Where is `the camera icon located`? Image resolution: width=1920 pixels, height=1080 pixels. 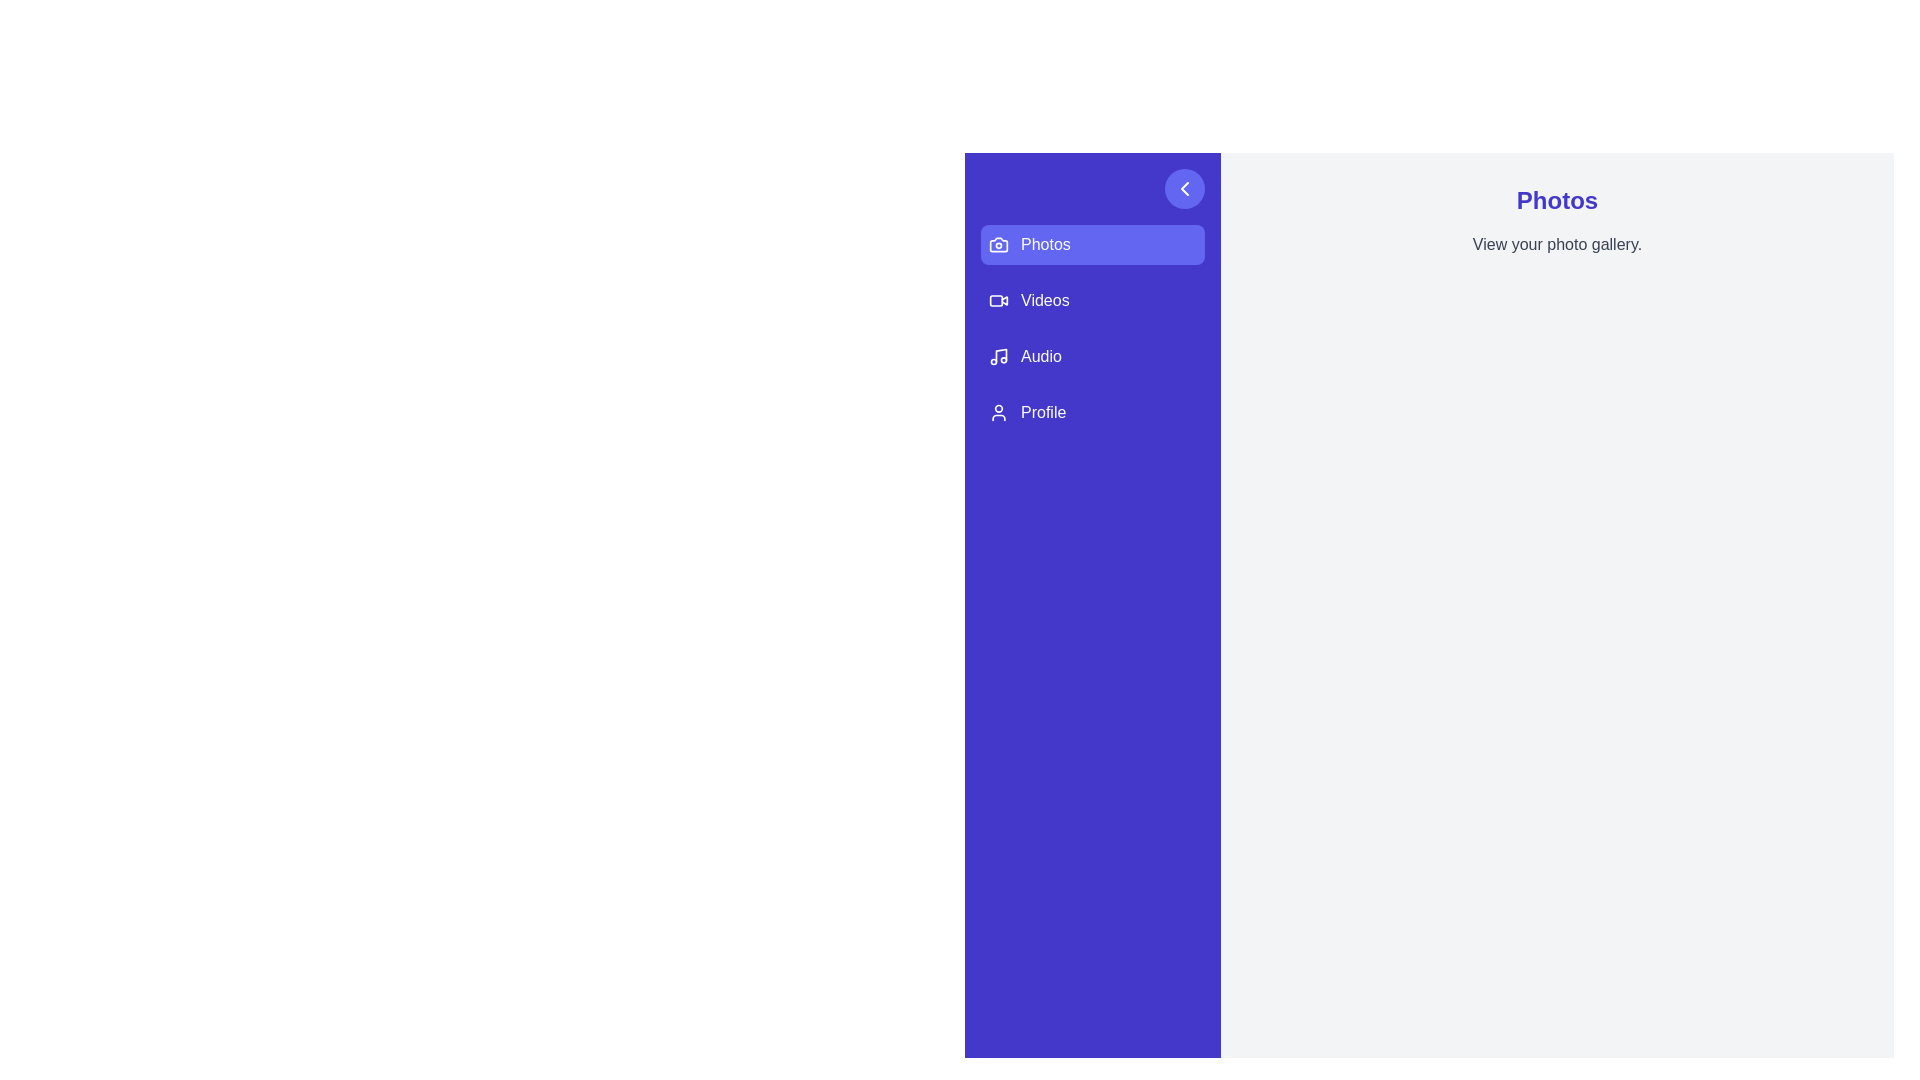 the camera icon located is located at coordinates (998, 244).